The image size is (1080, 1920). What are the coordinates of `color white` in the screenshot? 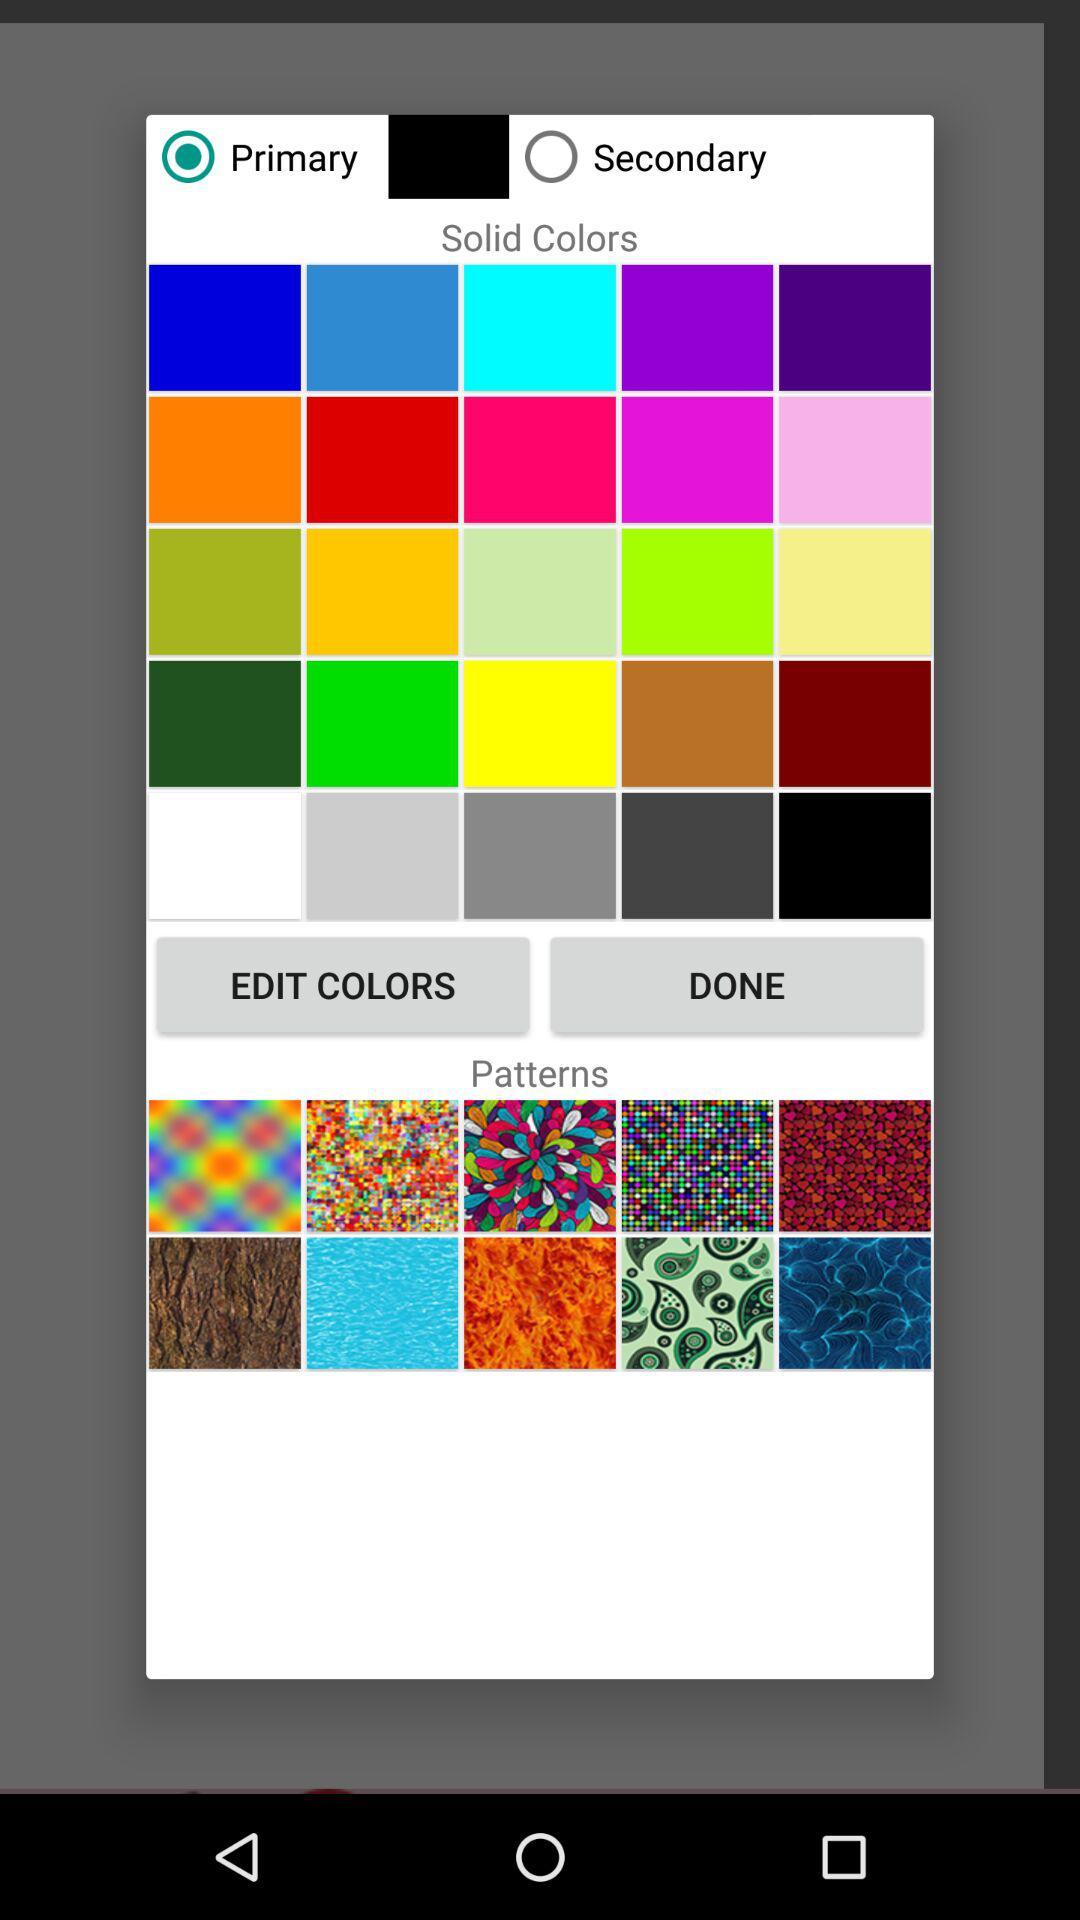 It's located at (224, 855).